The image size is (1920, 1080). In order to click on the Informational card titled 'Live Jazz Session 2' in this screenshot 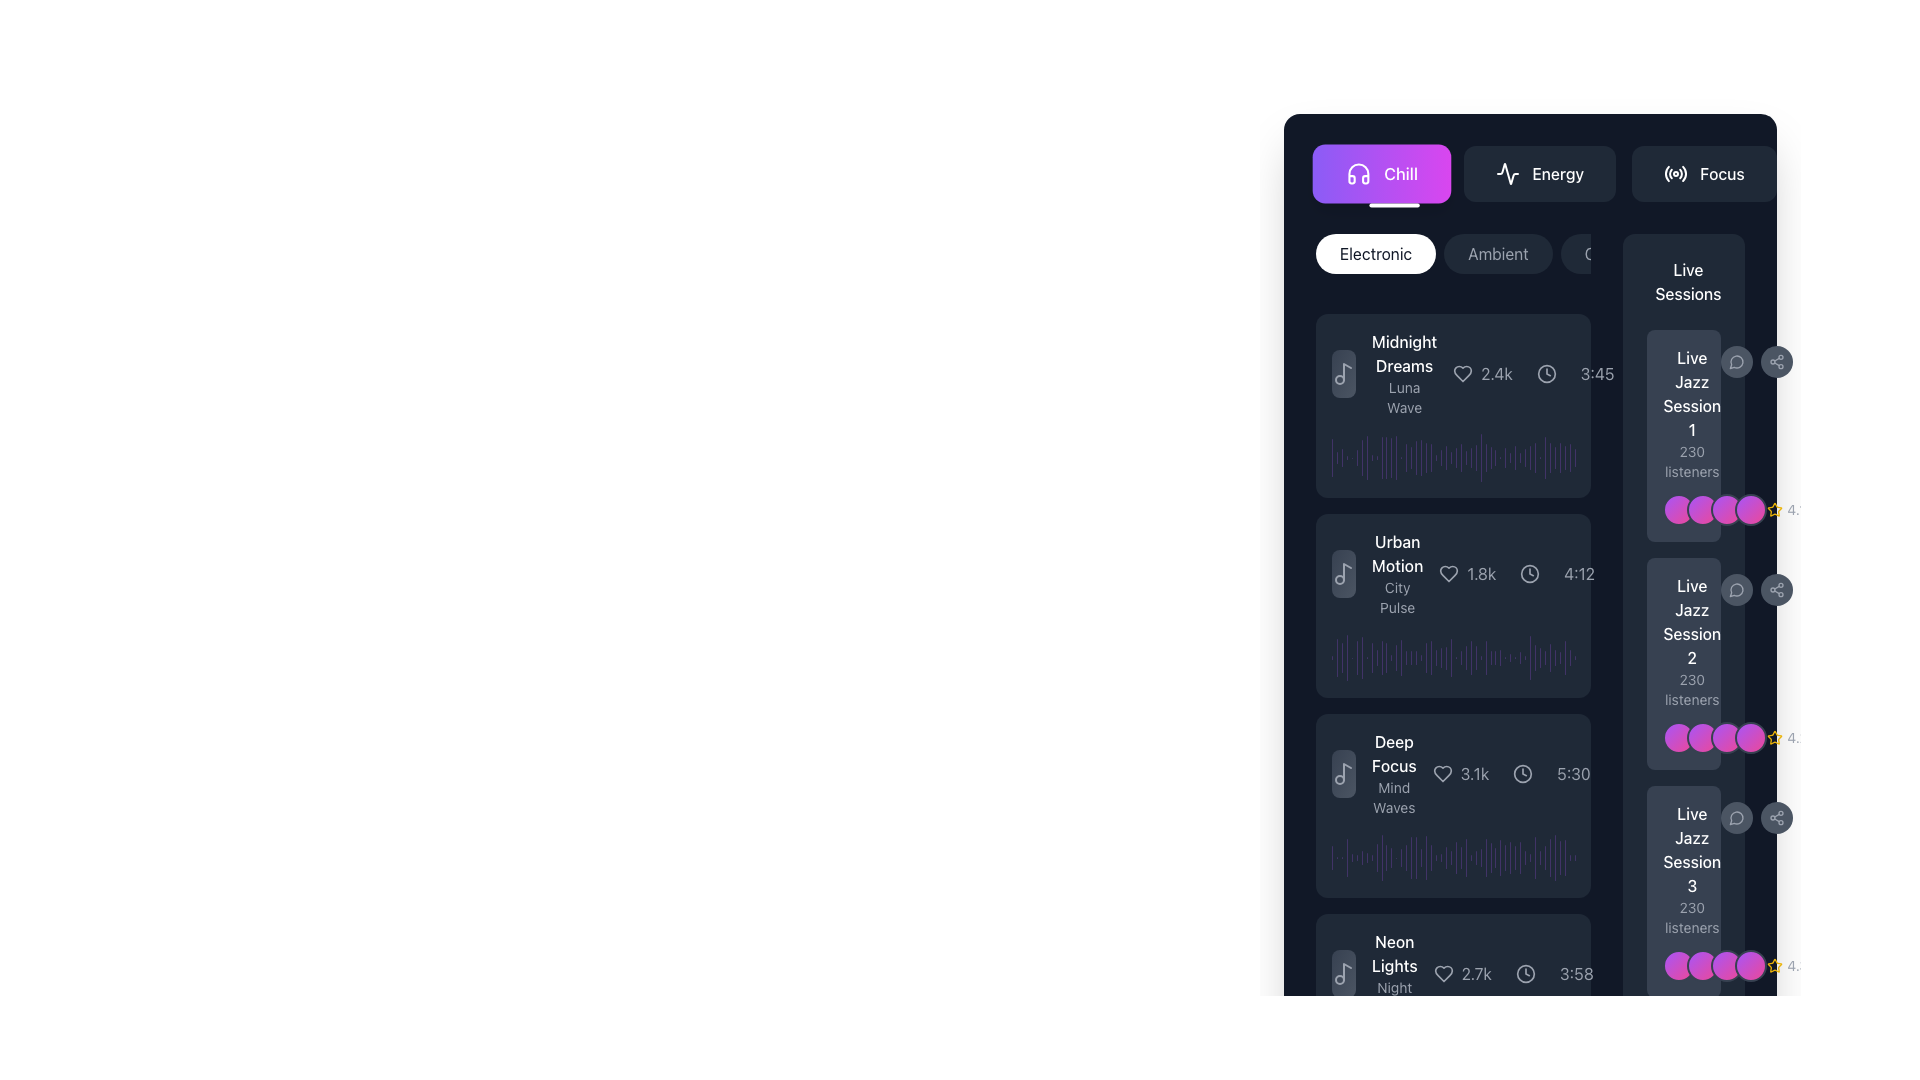, I will do `click(1683, 663)`.